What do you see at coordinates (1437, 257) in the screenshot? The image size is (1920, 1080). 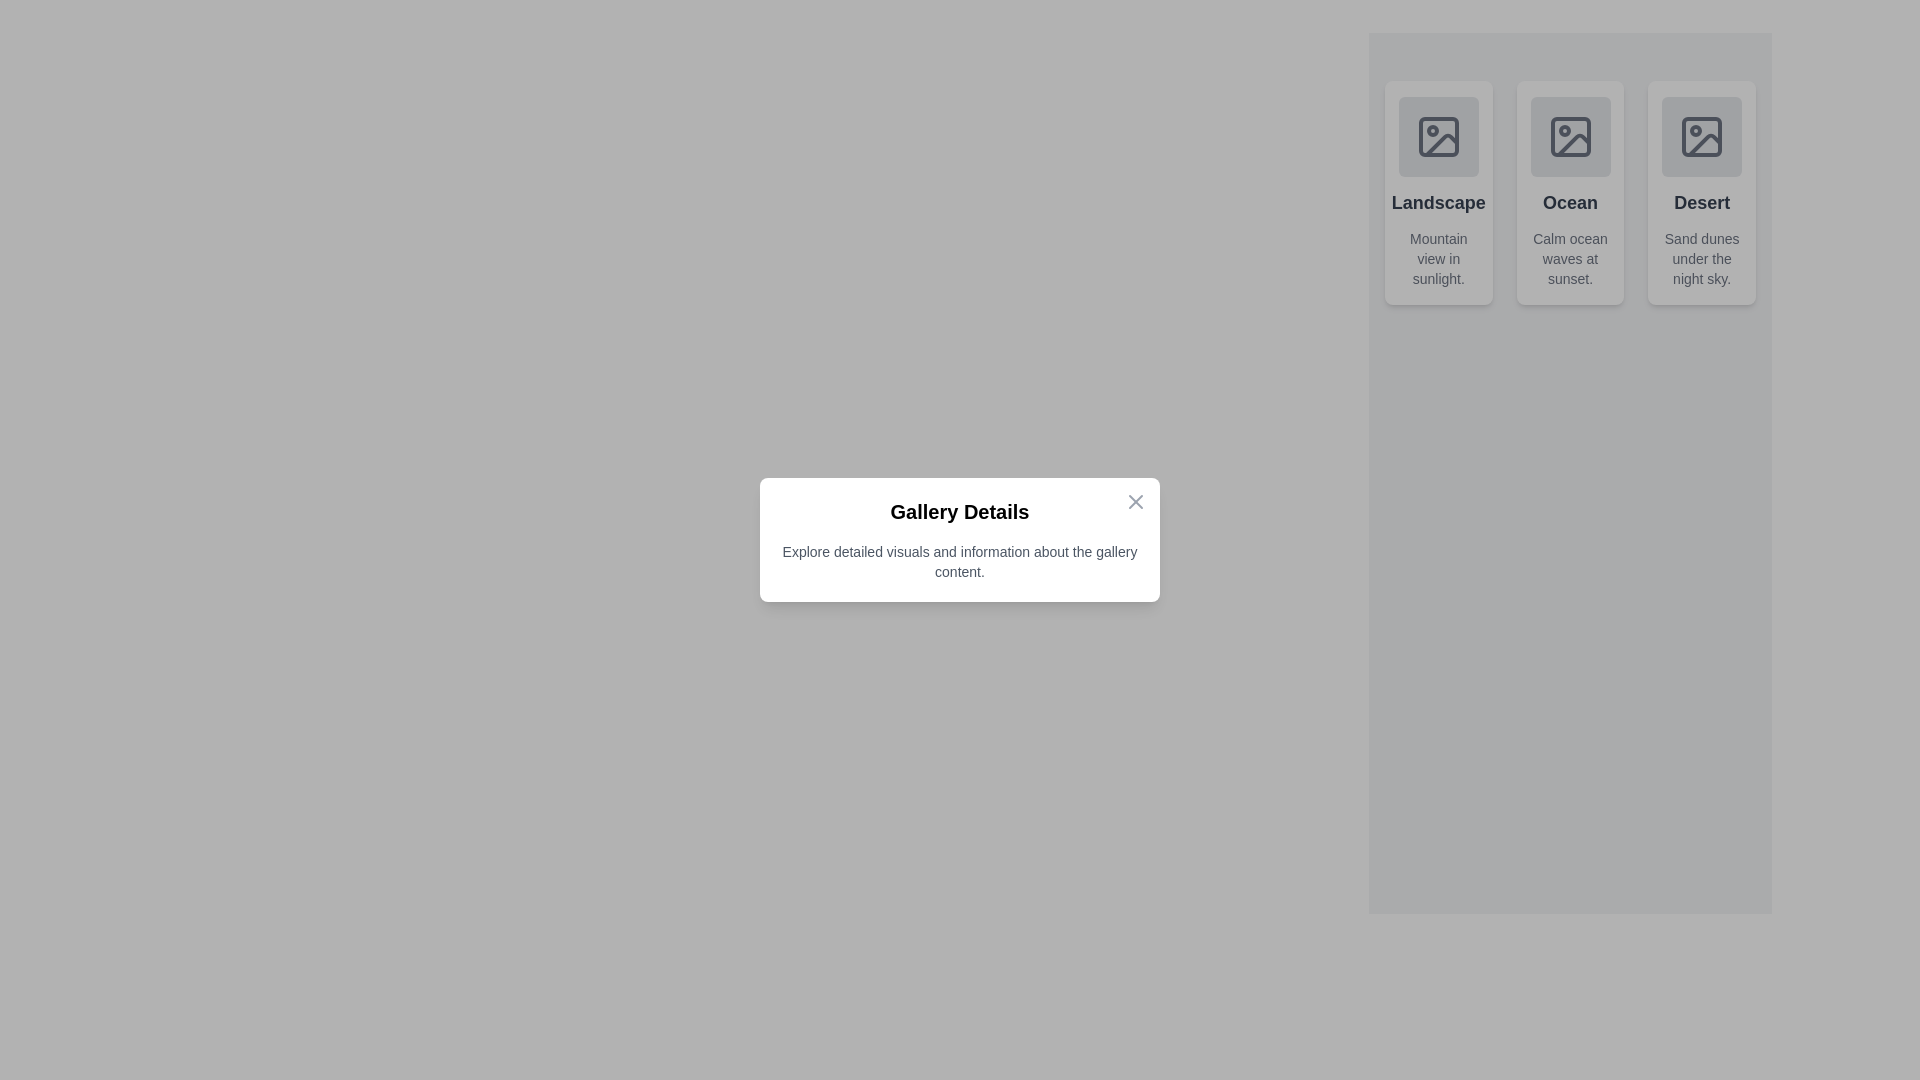 I see `text label displaying 'Mountain view in sunlight.' located below the title 'Landscape' in the first card of the section` at bounding box center [1437, 257].